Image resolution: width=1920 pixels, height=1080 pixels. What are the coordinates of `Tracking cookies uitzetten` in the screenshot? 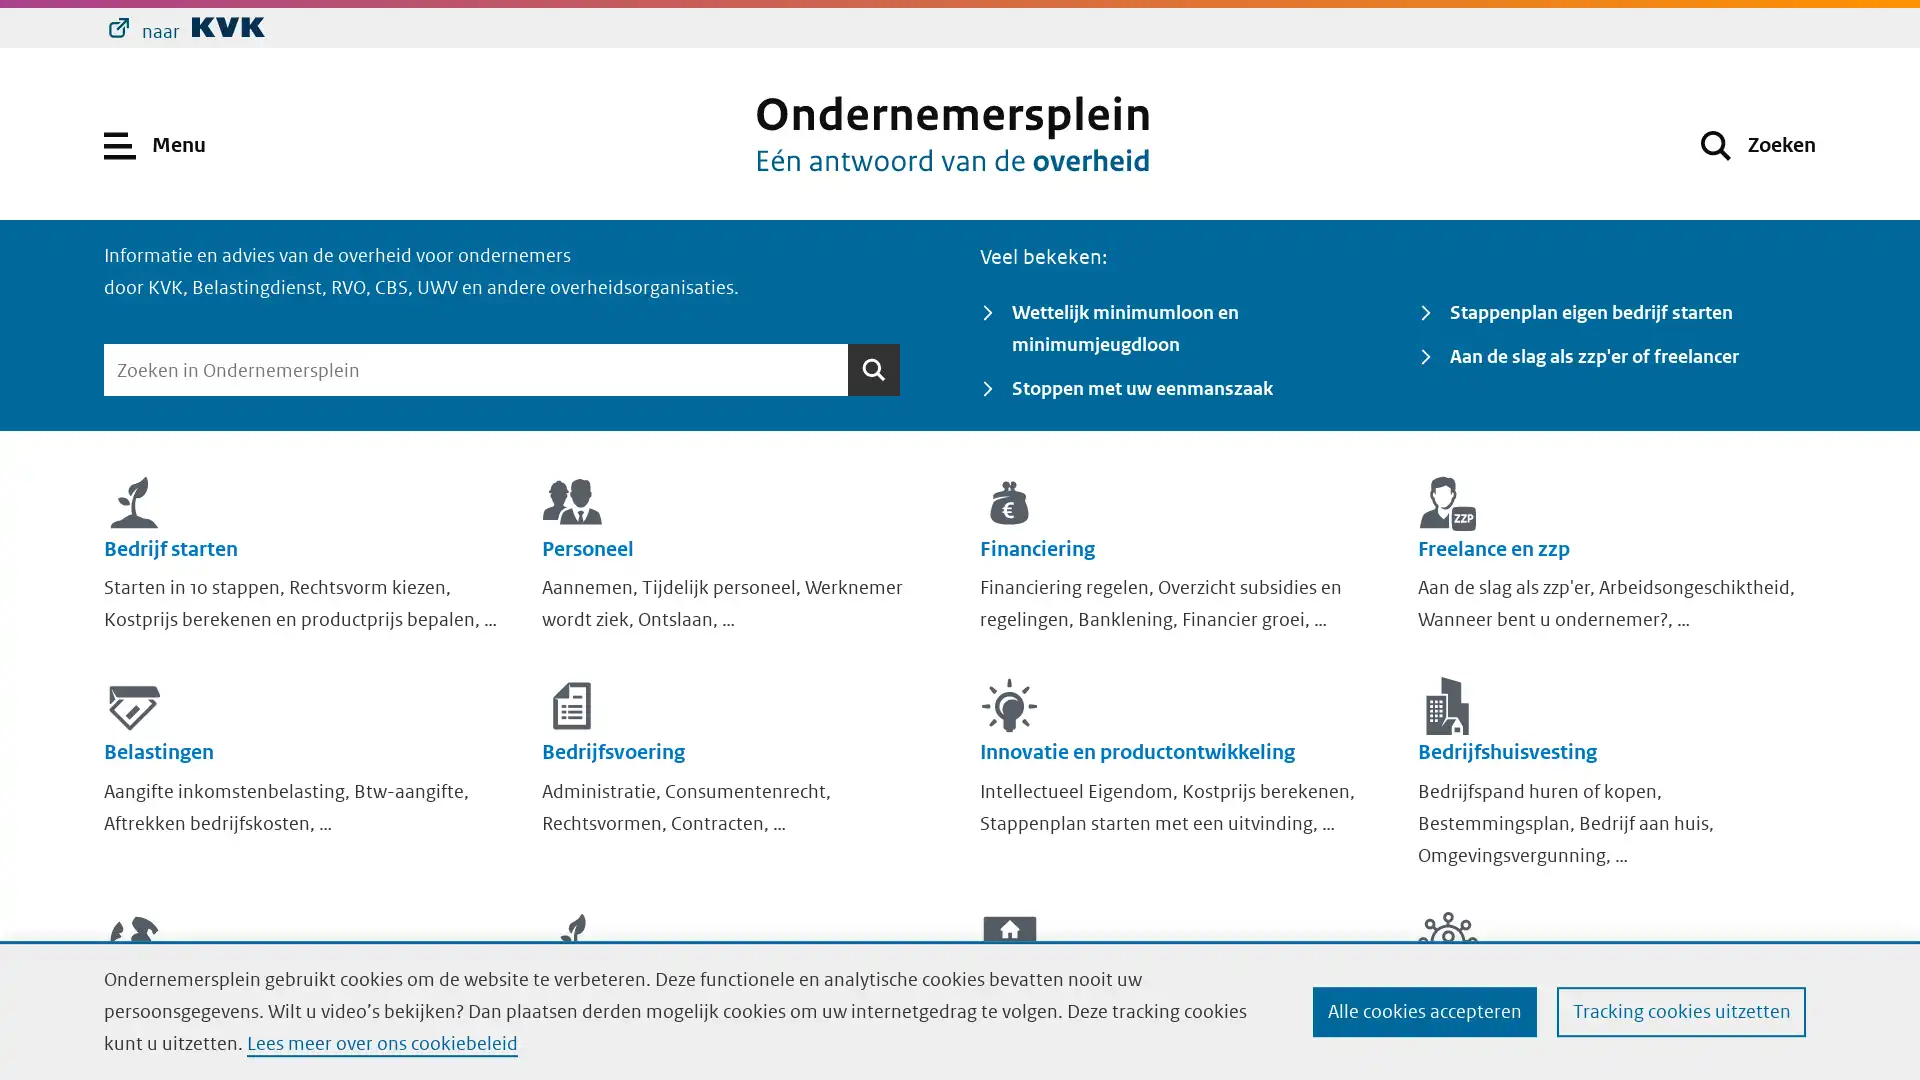 It's located at (1680, 1011).